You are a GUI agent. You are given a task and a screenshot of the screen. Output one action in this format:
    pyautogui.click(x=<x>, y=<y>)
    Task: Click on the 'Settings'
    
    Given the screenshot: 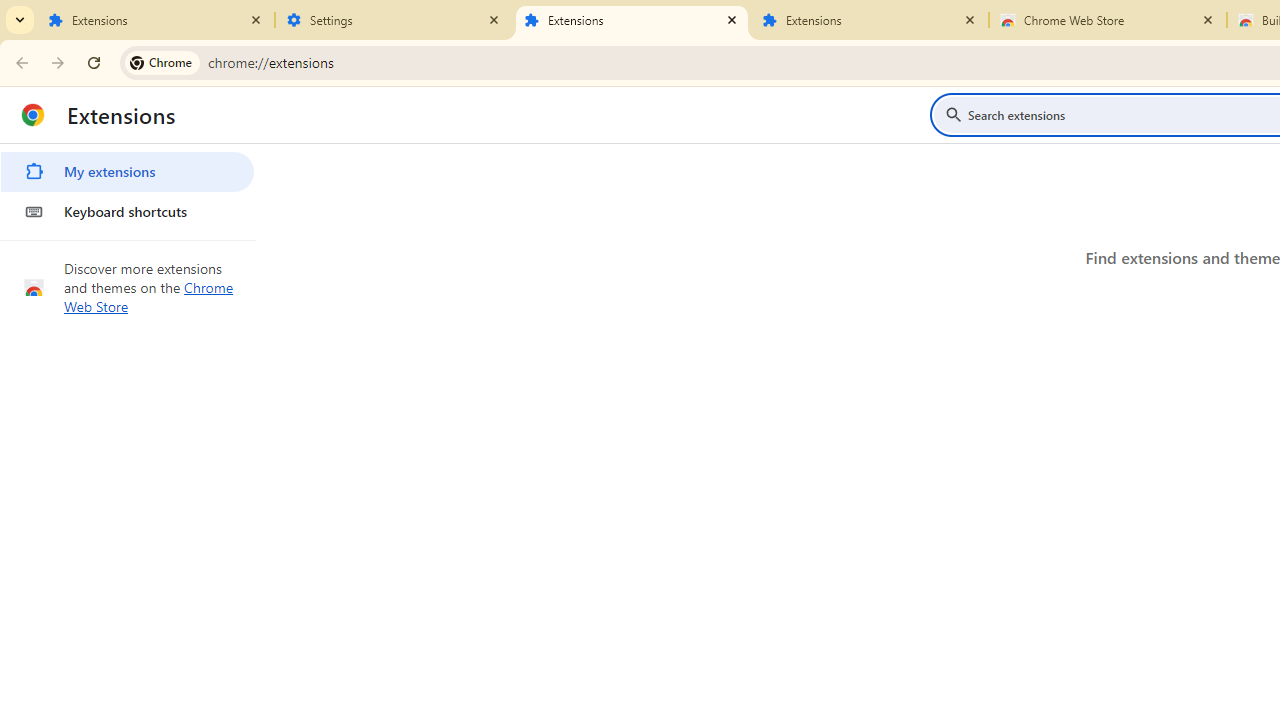 What is the action you would take?
    pyautogui.click(x=394, y=20)
    